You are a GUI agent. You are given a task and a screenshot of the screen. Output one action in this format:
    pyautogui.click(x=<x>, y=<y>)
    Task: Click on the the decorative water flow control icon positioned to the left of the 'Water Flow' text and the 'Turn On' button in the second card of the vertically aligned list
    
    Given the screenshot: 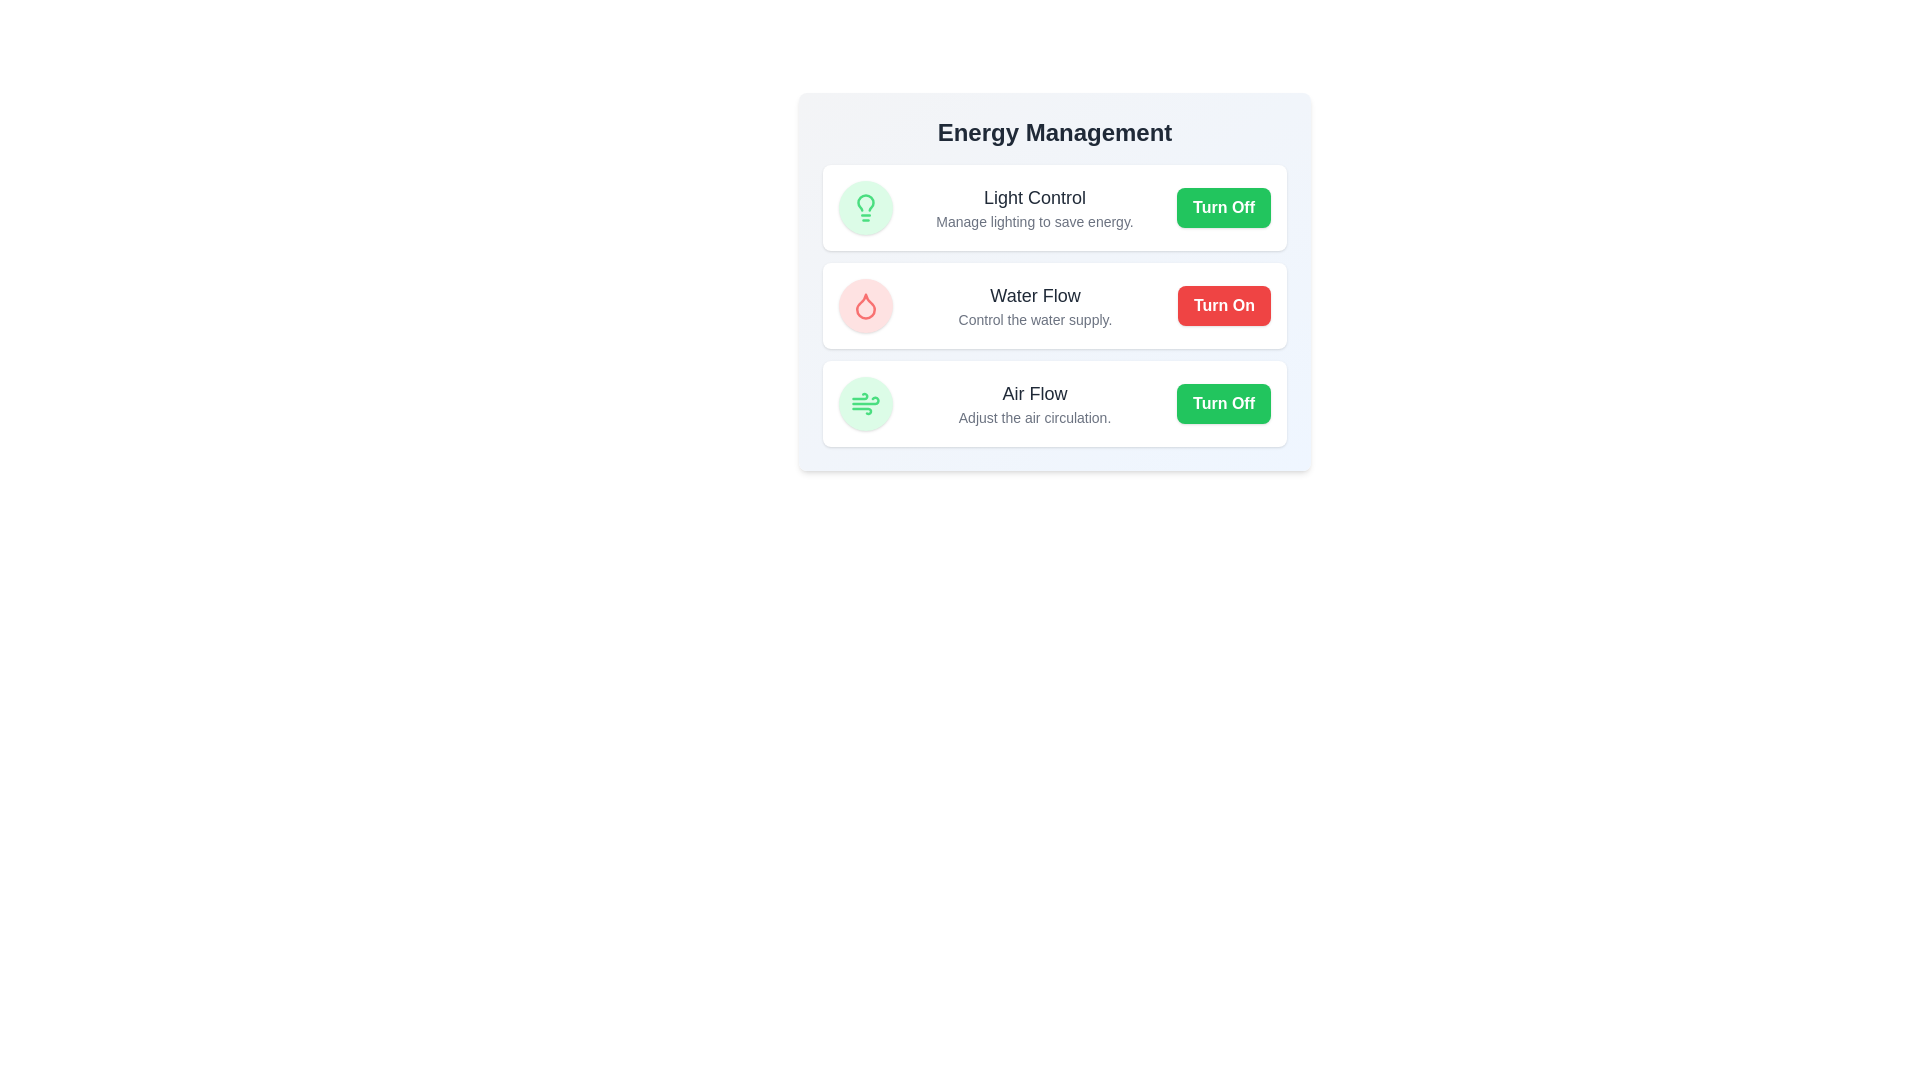 What is the action you would take?
    pyautogui.click(x=865, y=305)
    